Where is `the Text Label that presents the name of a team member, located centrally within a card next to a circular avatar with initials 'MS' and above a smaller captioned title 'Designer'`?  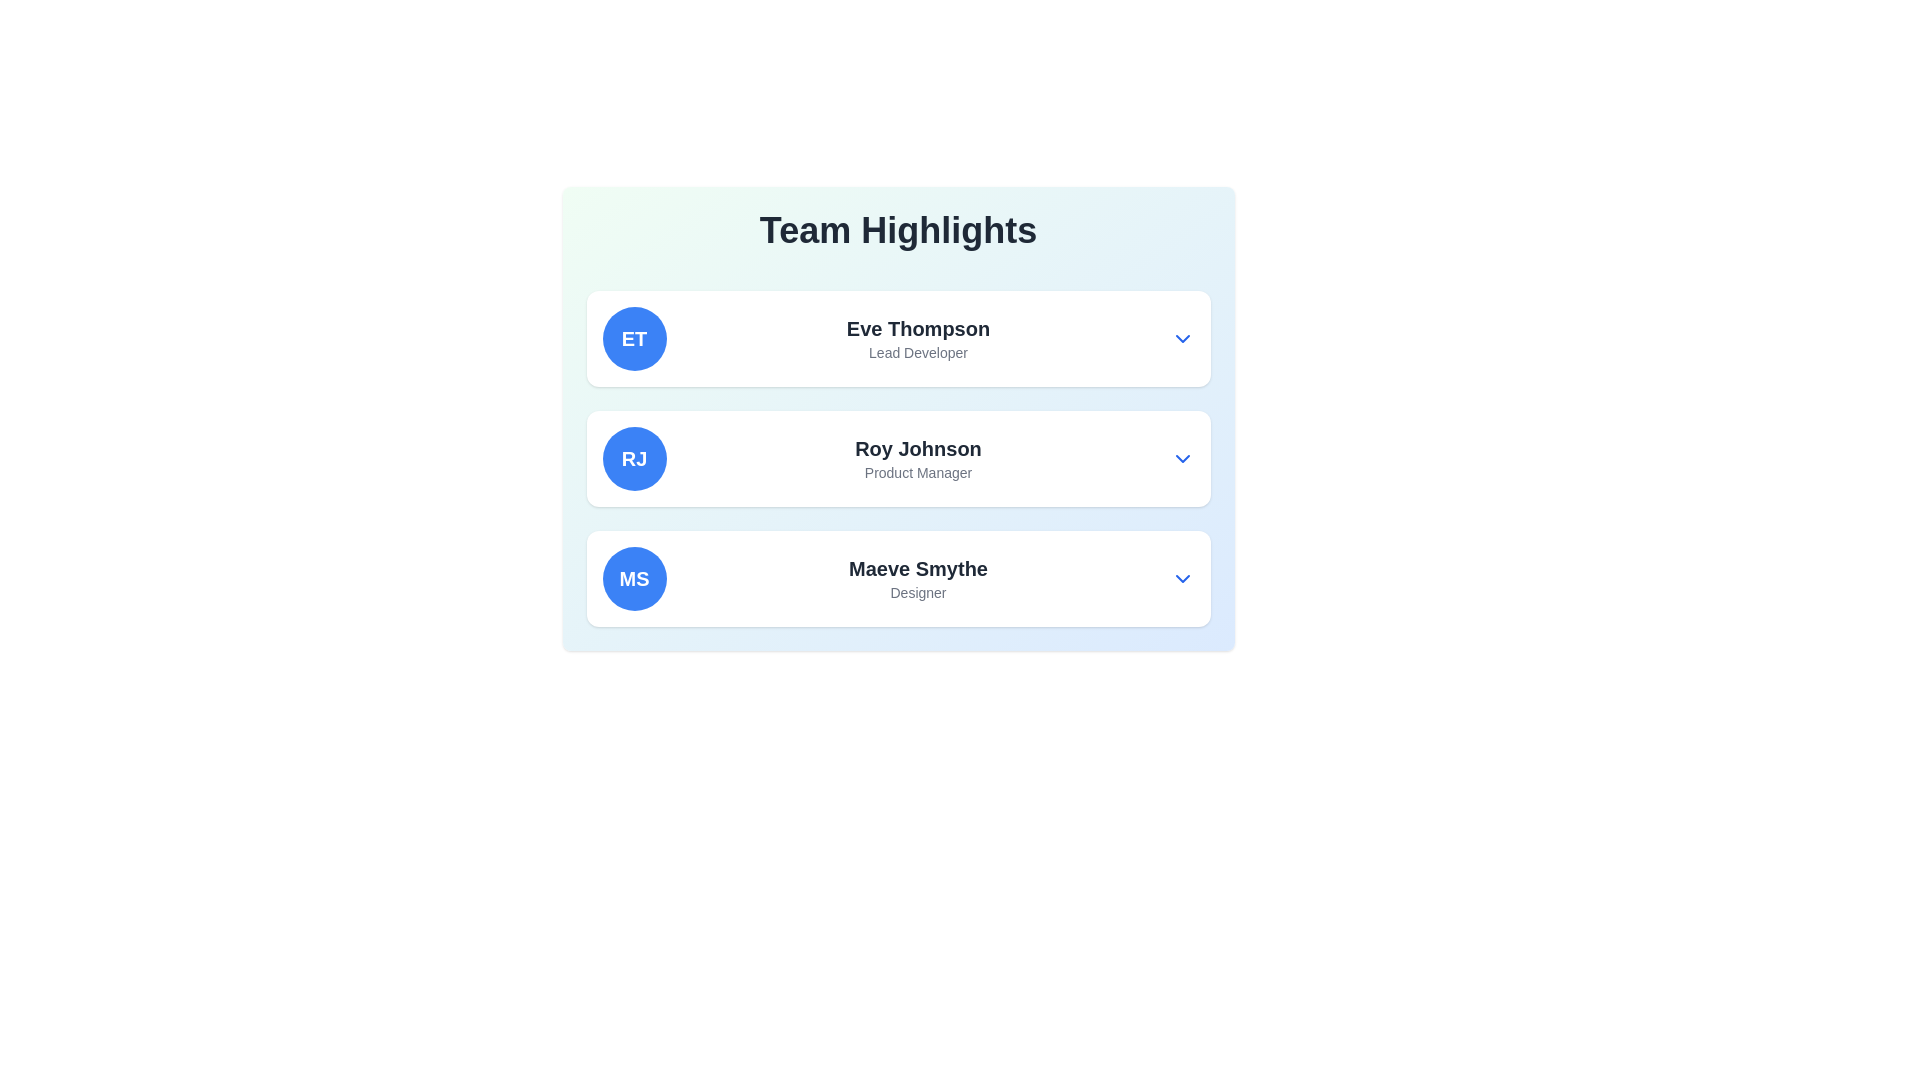 the Text Label that presents the name of a team member, located centrally within a card next to a circular avatar with initials 'MS' and above a smaller captioned title 'Designer' is located at coordinates (917, 569).